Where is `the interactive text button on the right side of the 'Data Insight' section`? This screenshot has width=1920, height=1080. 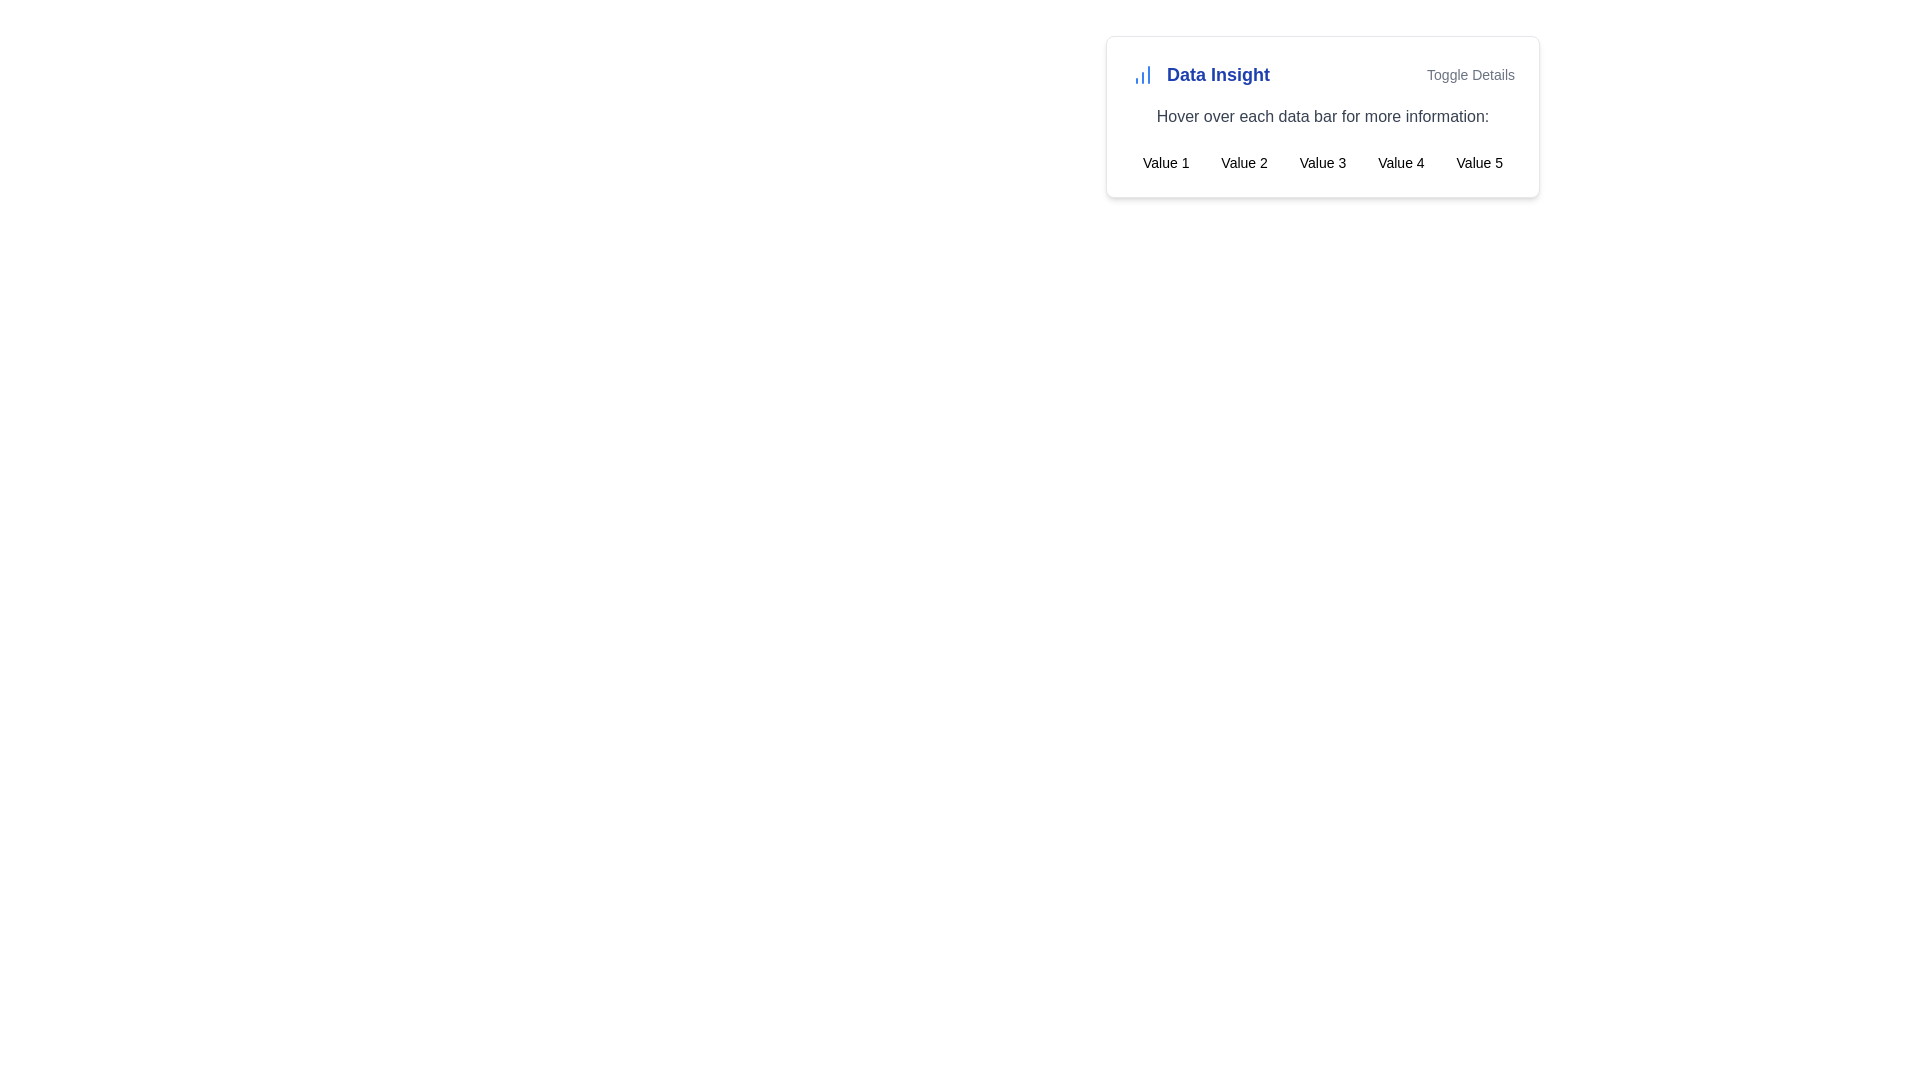
the interactive text button on the right side of the 'Data Insight' section is located at coordinates (1471, 73).